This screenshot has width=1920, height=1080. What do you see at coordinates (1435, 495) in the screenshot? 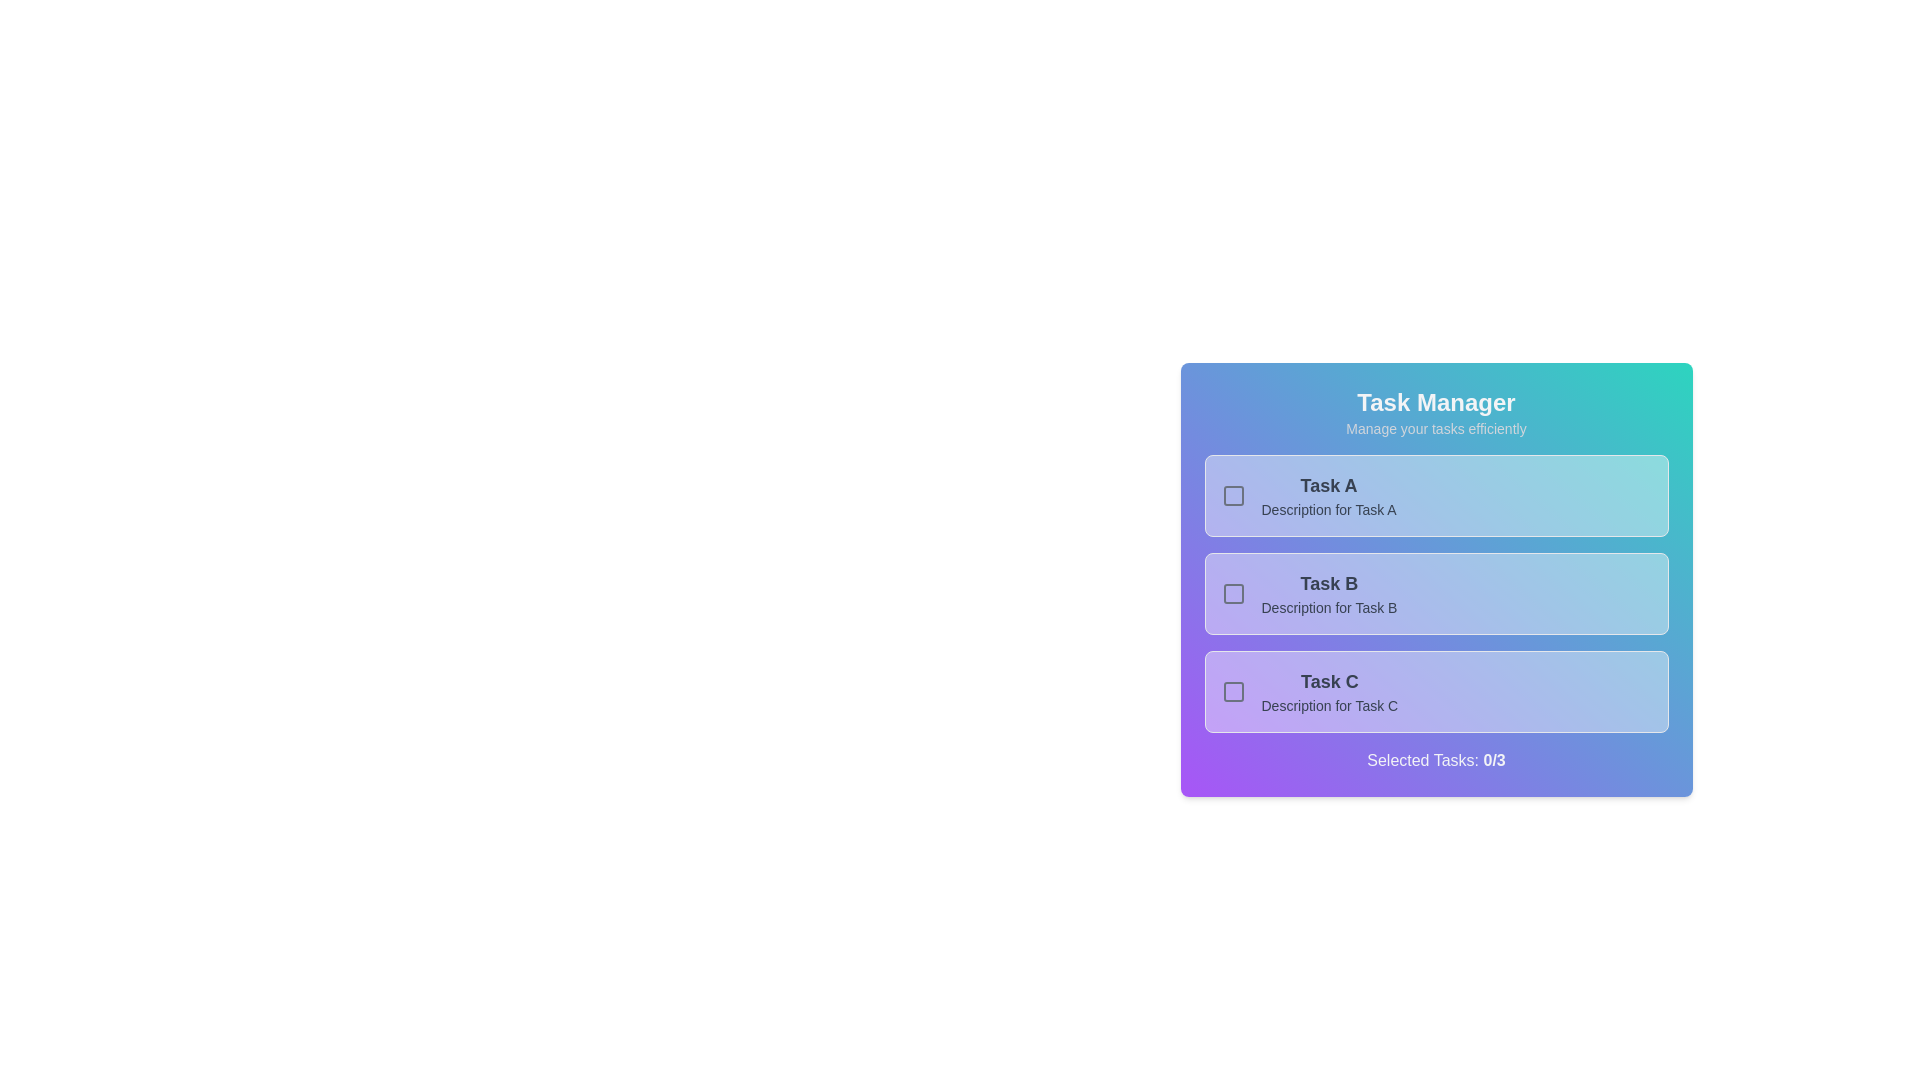
I see `the task card corresponding to 1` at bounding box center [1435, 495].